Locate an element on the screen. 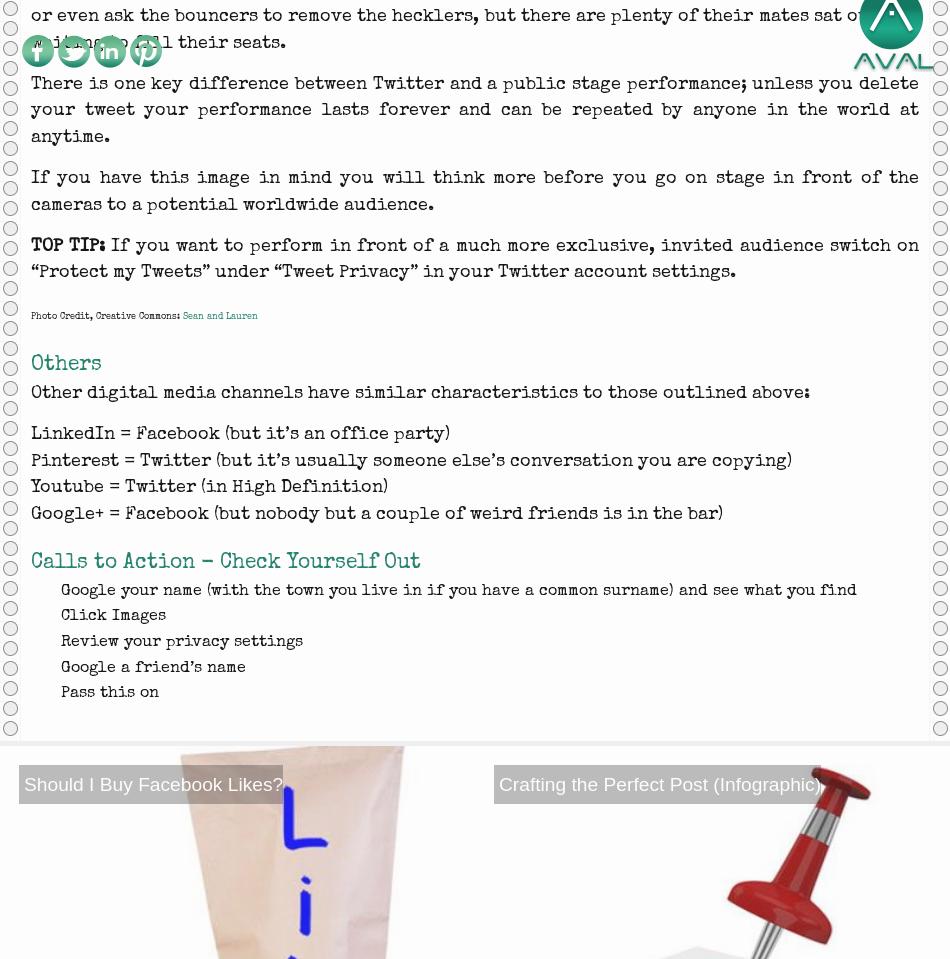  'Google a friend’s name' is located at coordinates (153, 666).